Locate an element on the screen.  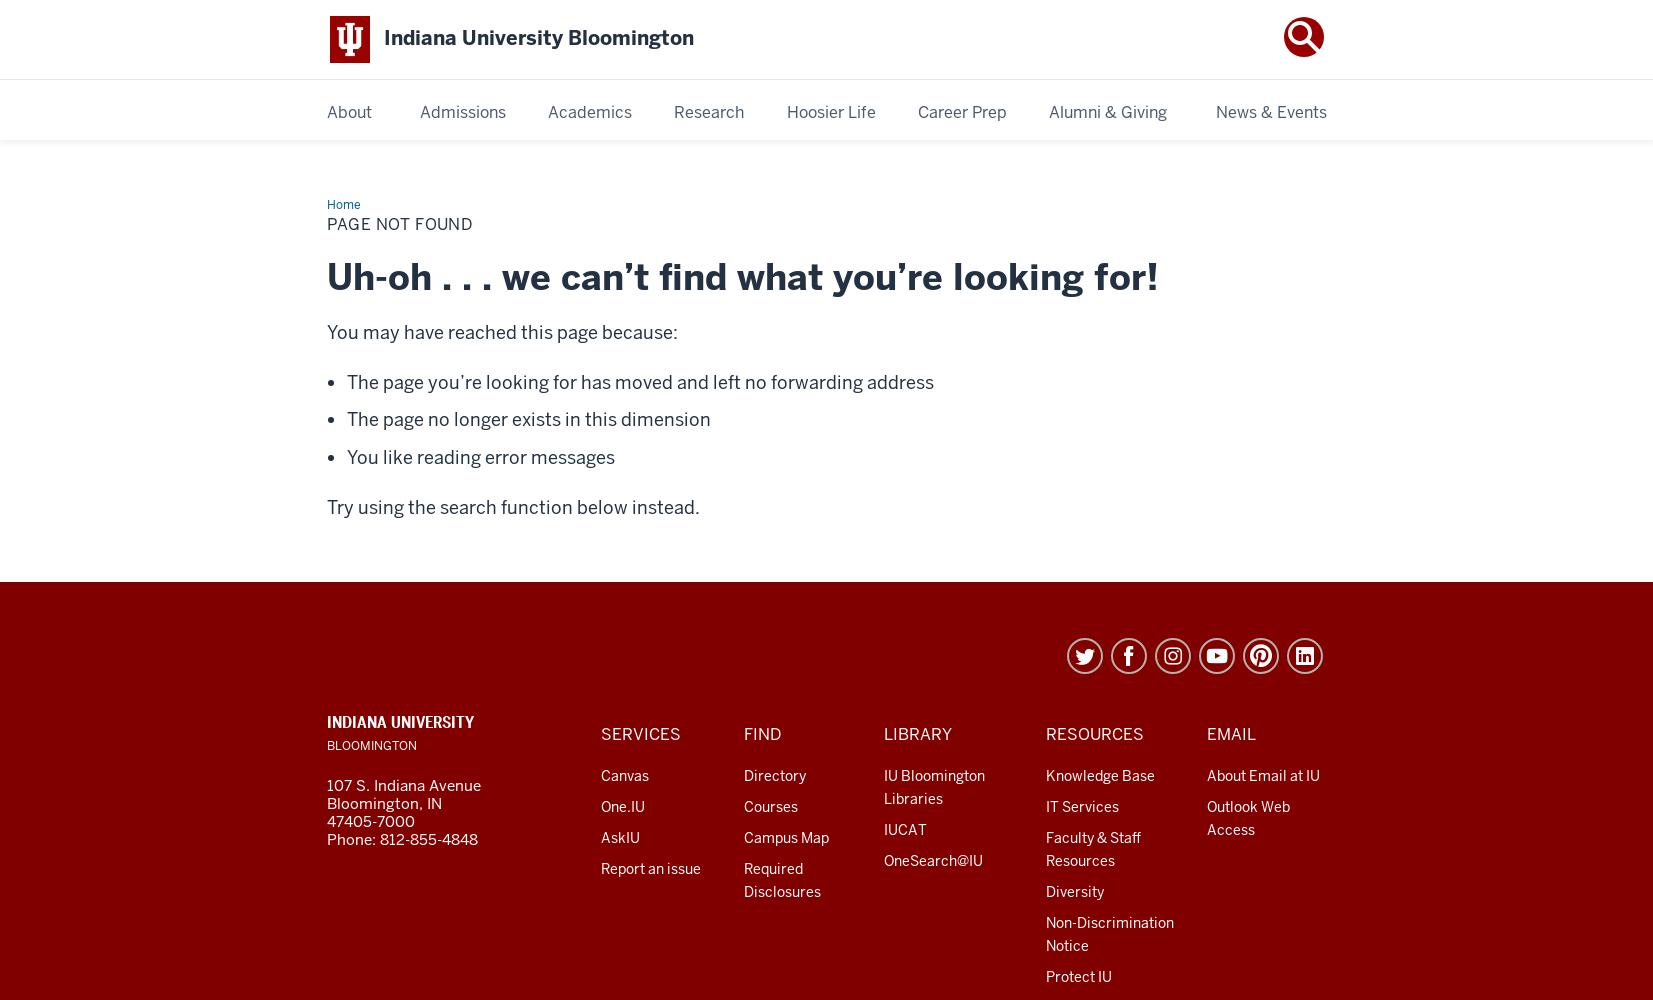
'Campus Map' is located at coordinates (784, 836).